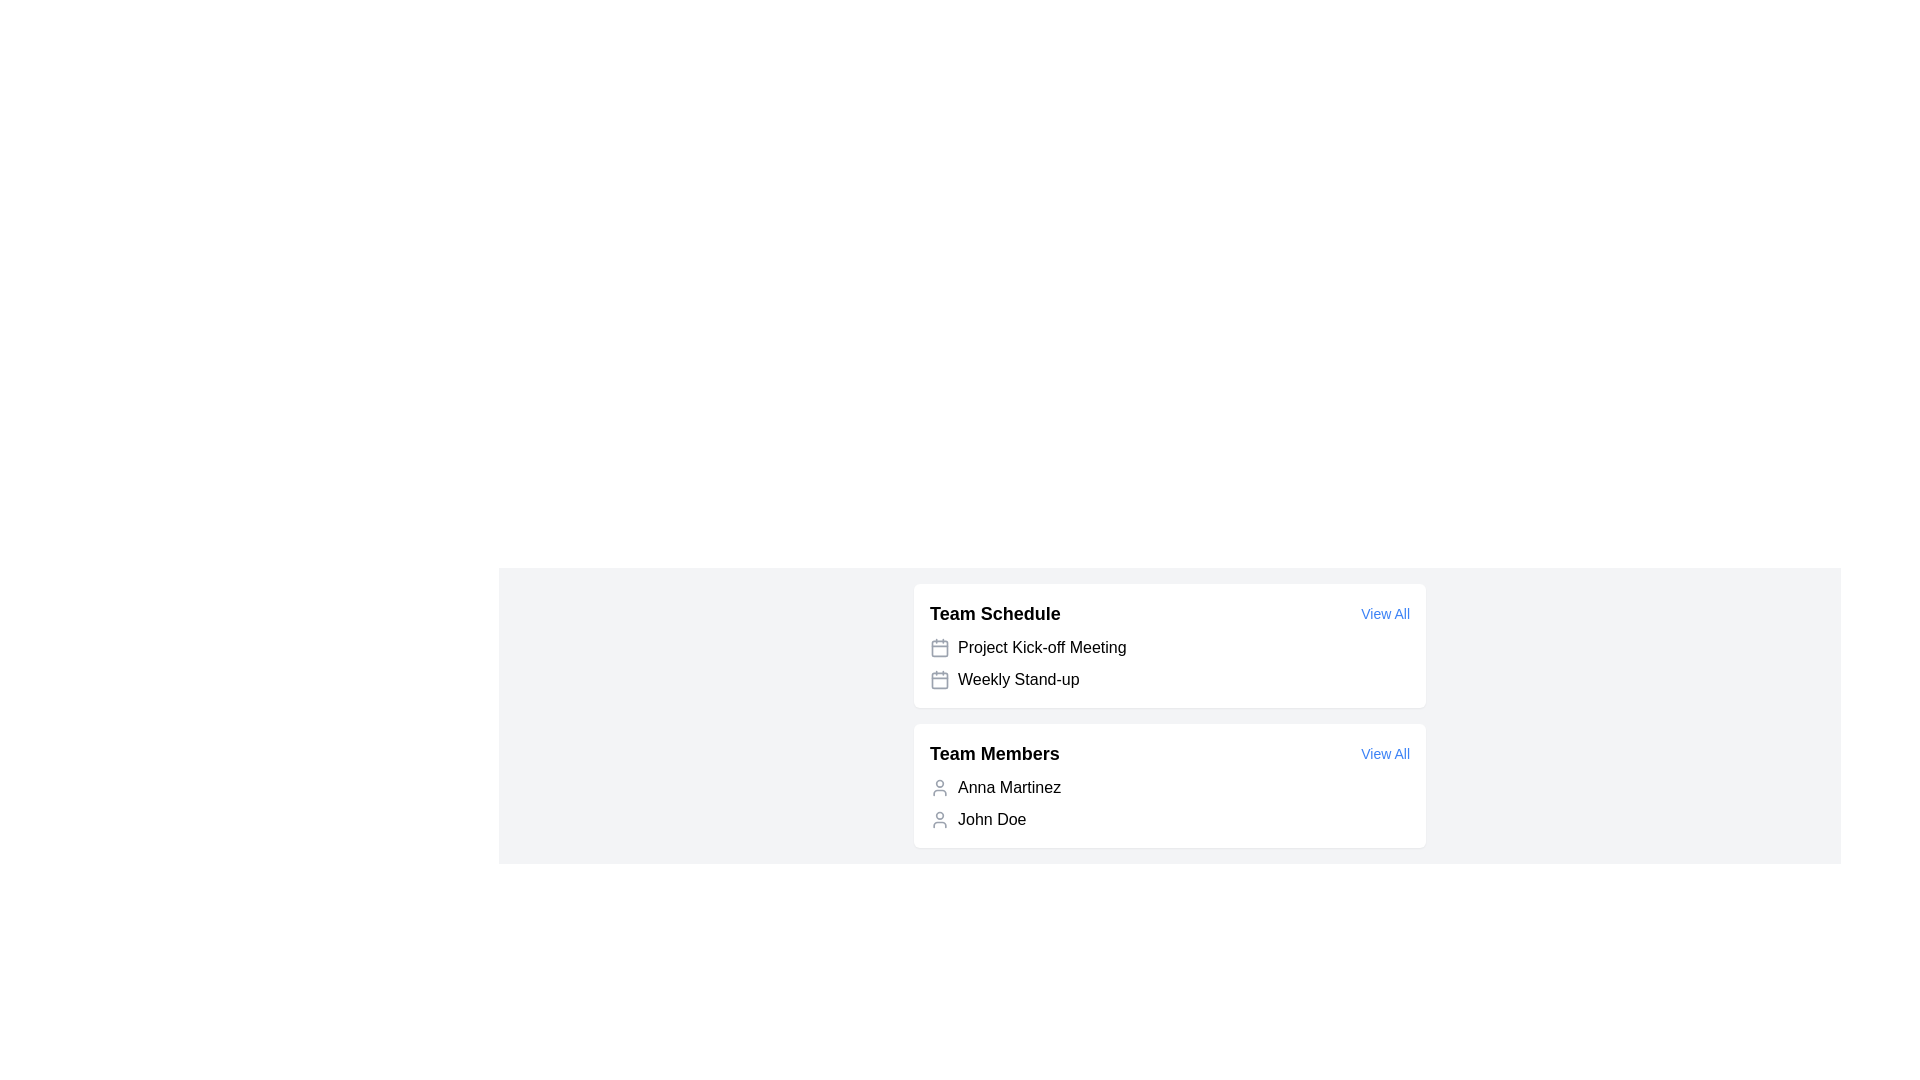  I want to click on the first label in the 'Team Schedule' section, so click(1041, 648).